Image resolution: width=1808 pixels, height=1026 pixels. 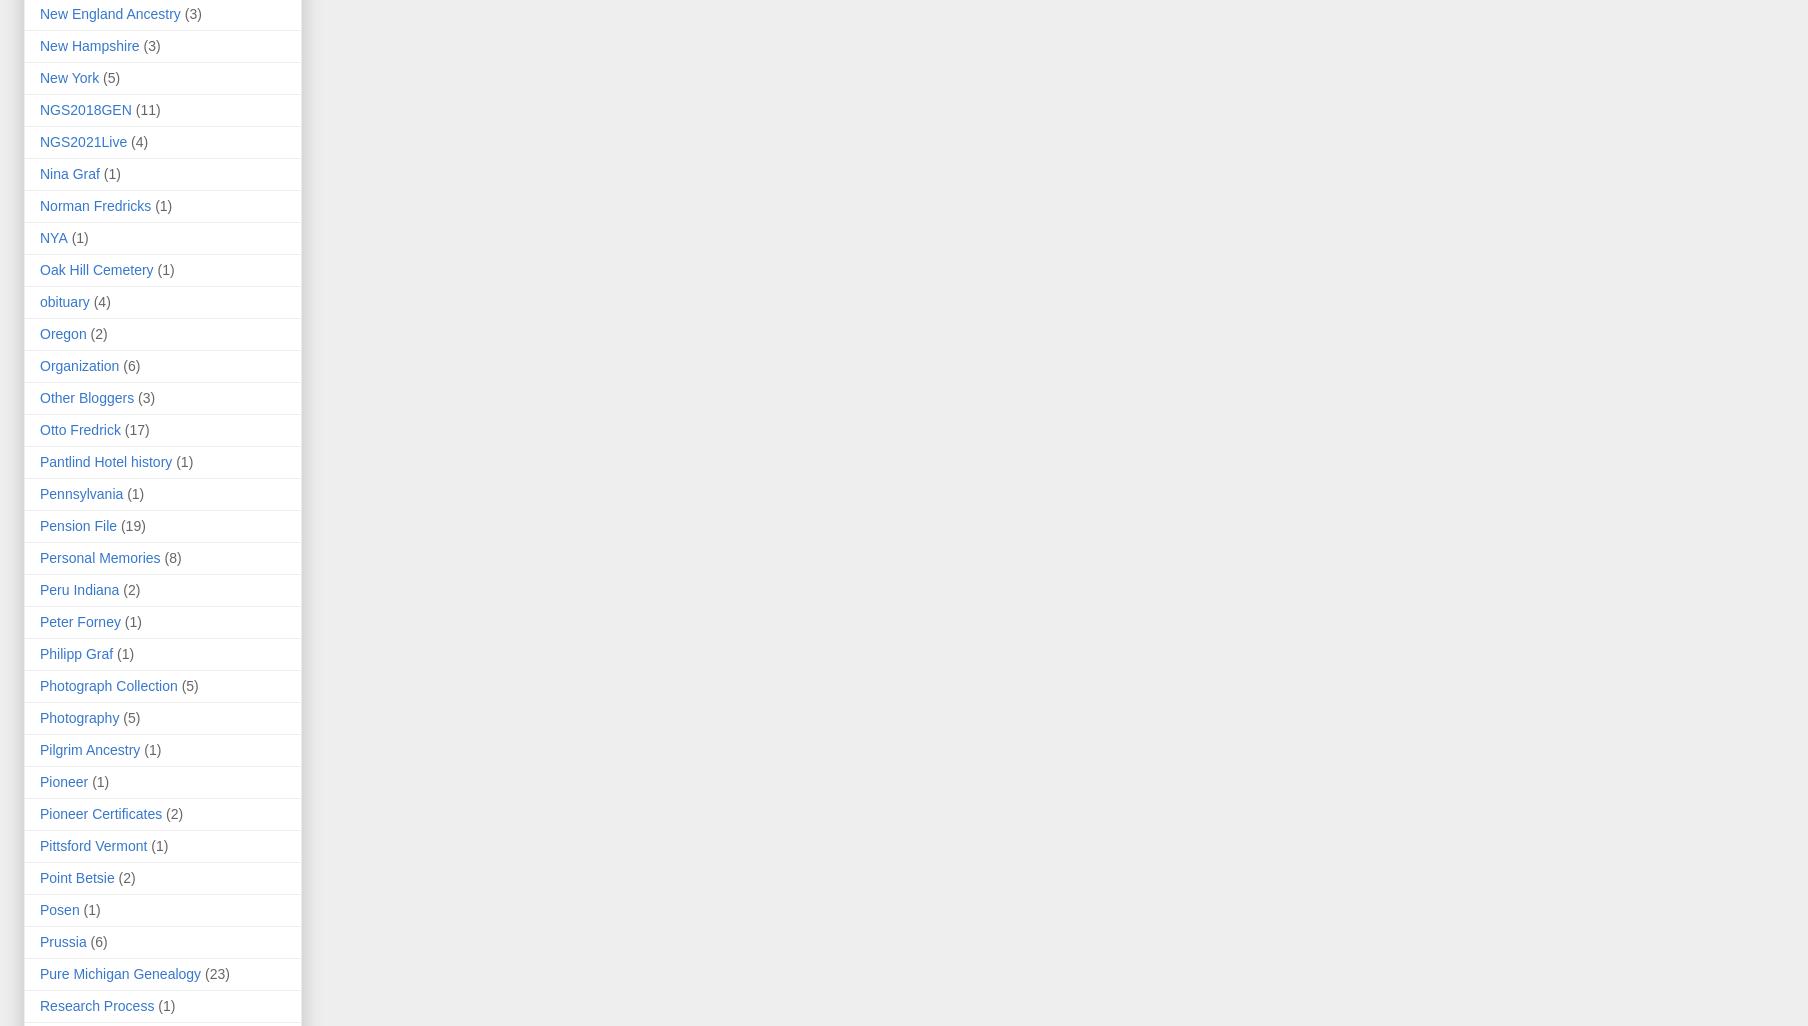 I want to click on 'Oregon', so click(x=62, y=333).